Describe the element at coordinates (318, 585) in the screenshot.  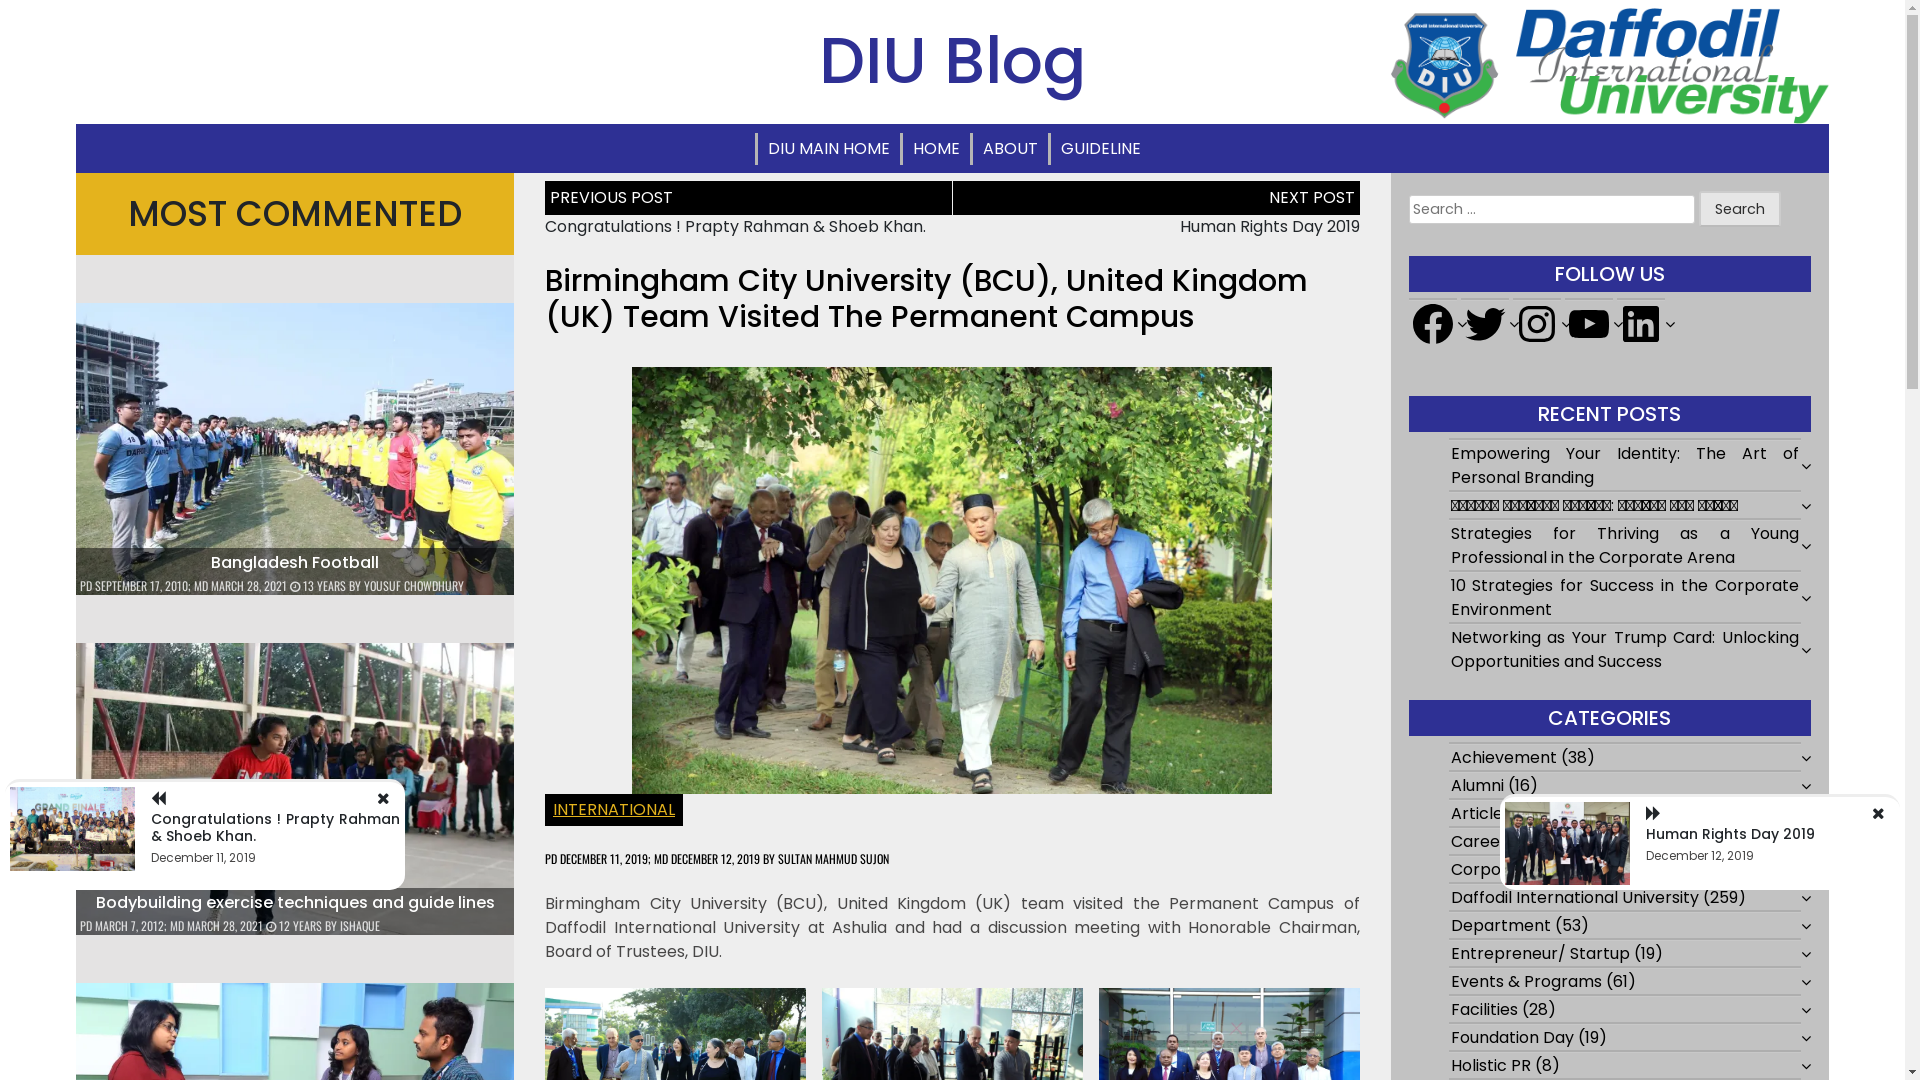
I see `'13 YEARS'` at that location.